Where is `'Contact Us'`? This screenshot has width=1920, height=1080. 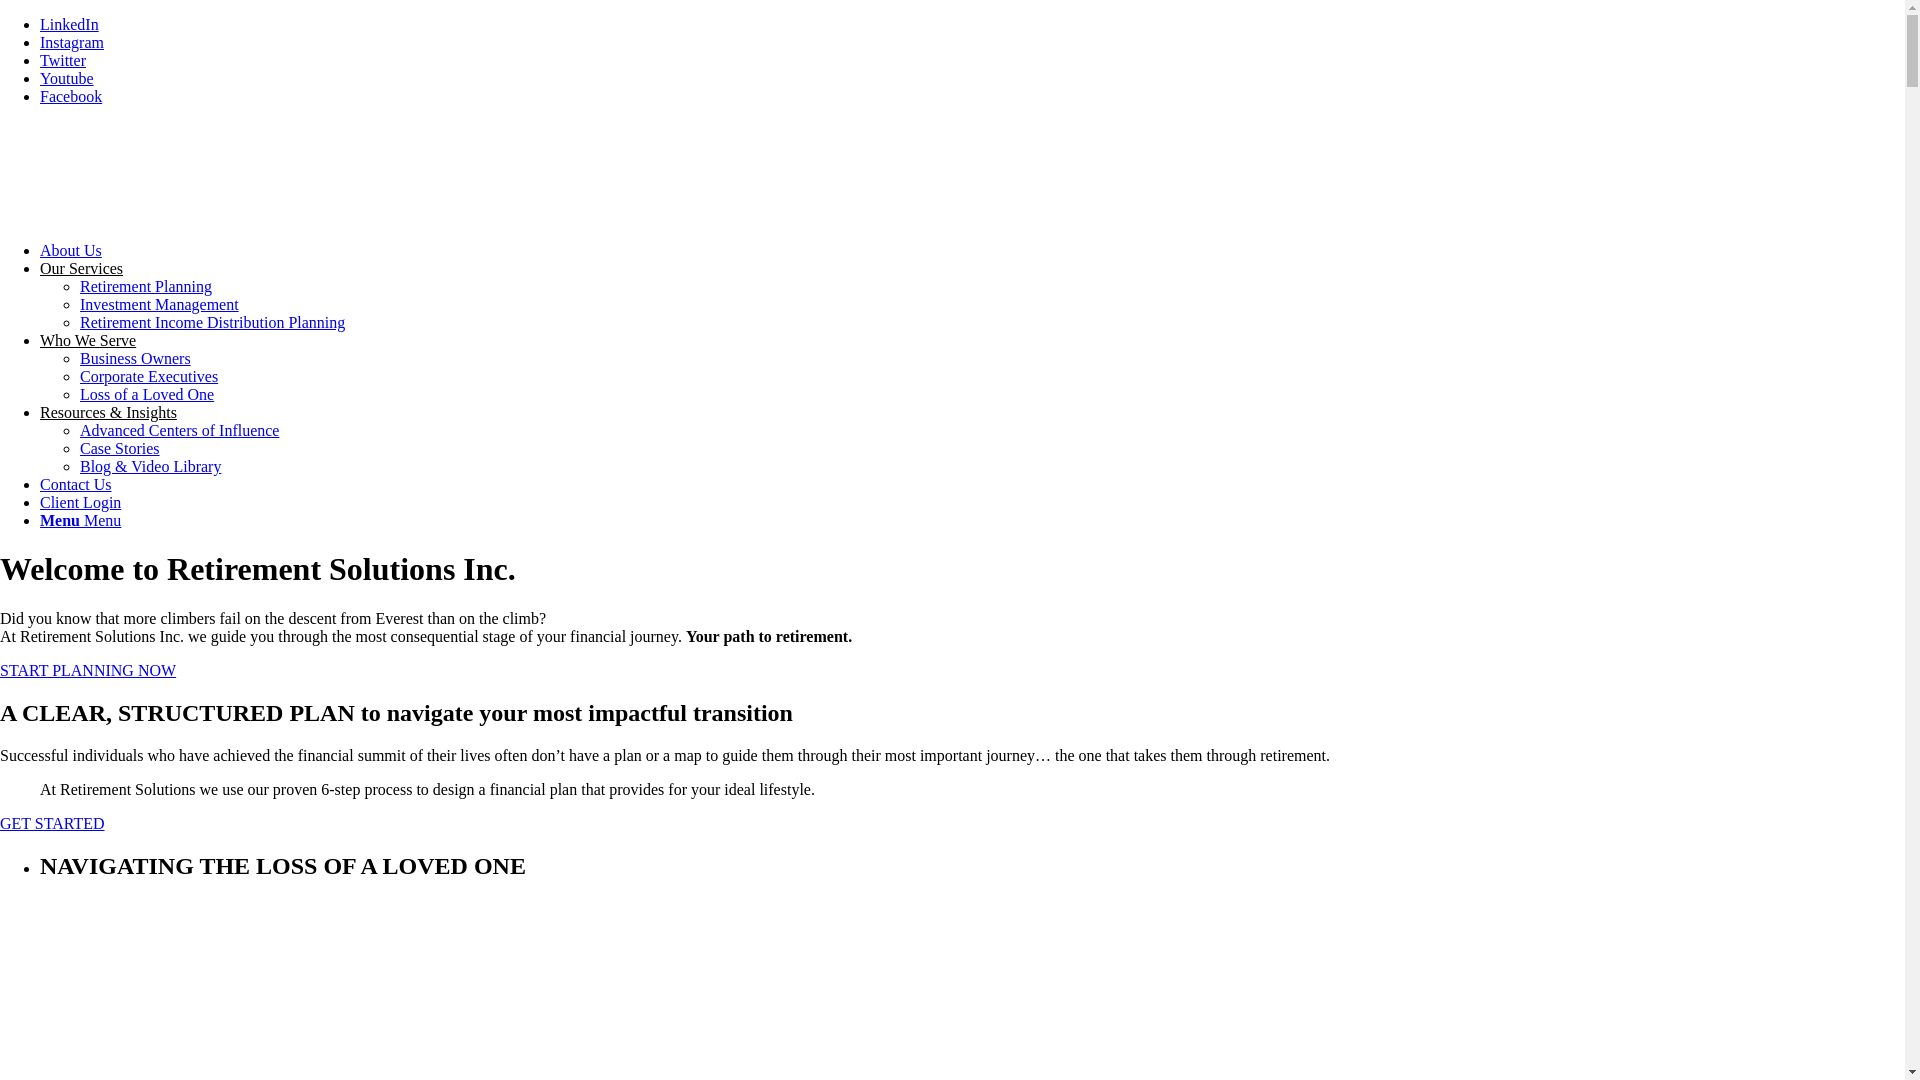
'Contact Us' is located at coordinates (76, 484).